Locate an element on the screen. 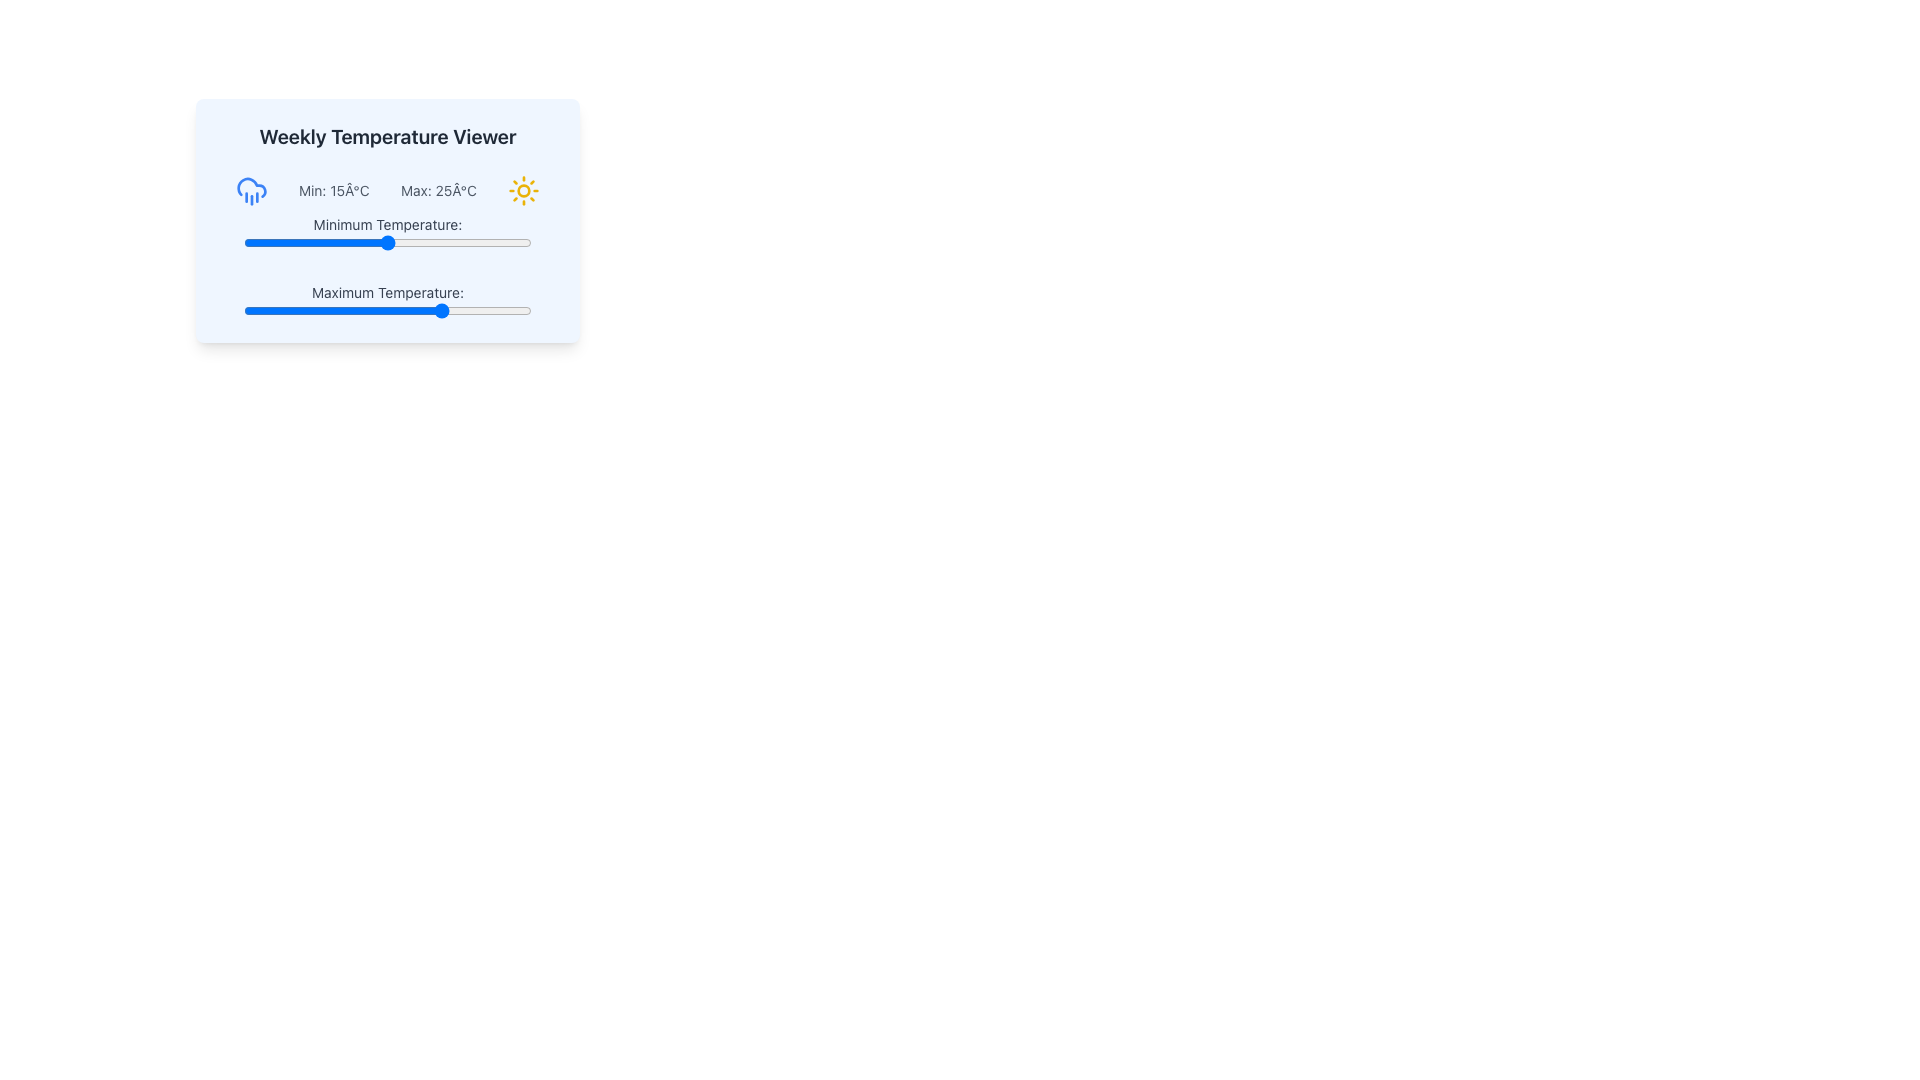 Image resolution: width=1920 pixels, height=1080 pixels. the maximum temperature is located at coordinates (485, 311).